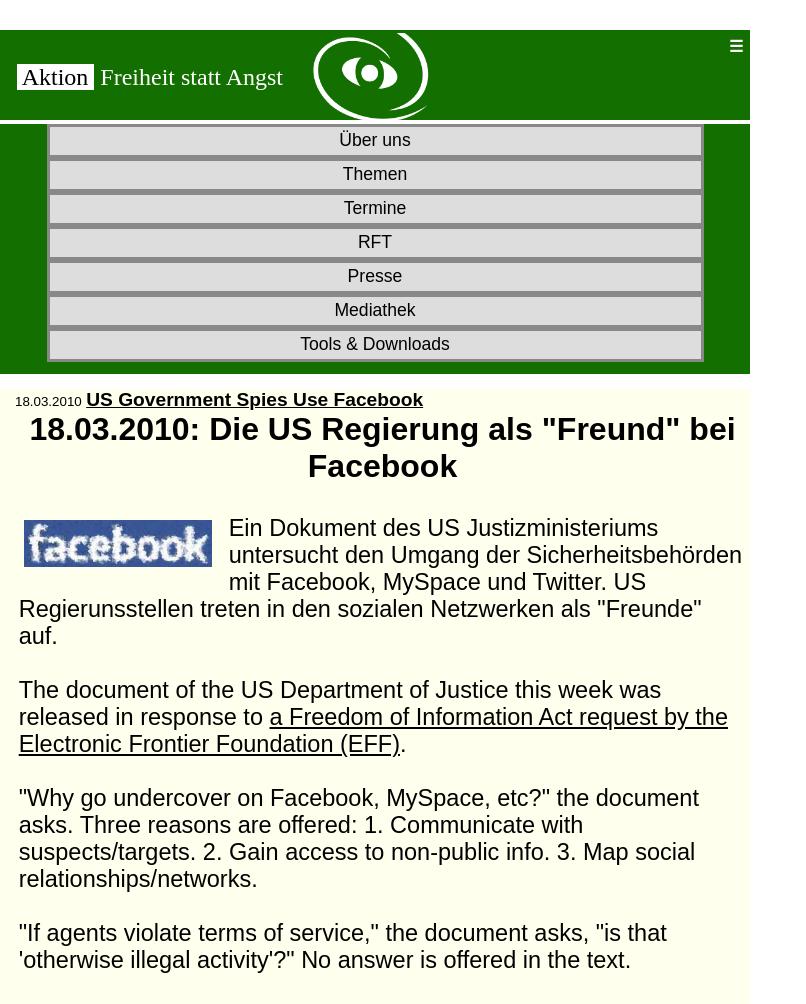 Image resolution: width=806 pixels, height=1004 pixels. Describe the element at coordinates (372, 729) in the screenshot. I see `'a Freedom of Information Act request by the Electronic Frontier Foundation (EFF)'` at that location.